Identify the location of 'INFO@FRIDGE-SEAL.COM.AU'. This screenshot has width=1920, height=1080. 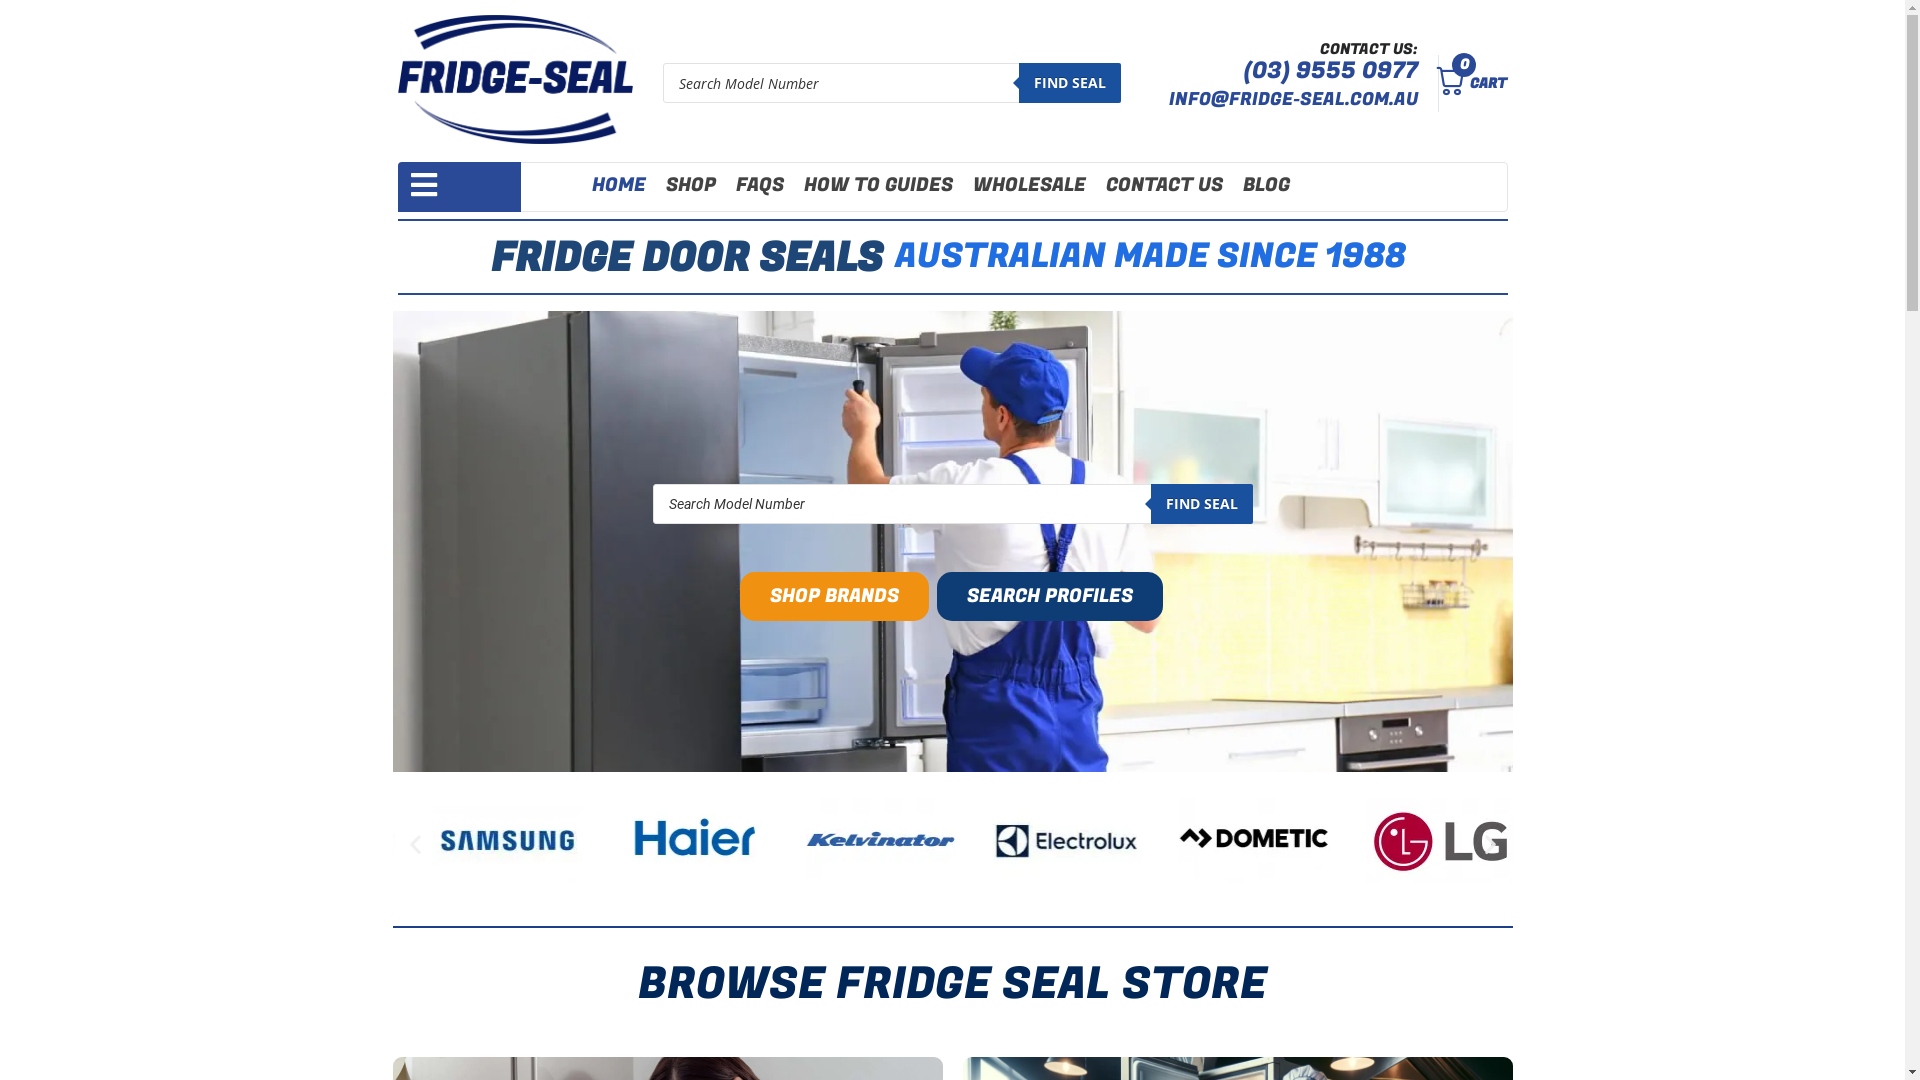
(1293, 99).